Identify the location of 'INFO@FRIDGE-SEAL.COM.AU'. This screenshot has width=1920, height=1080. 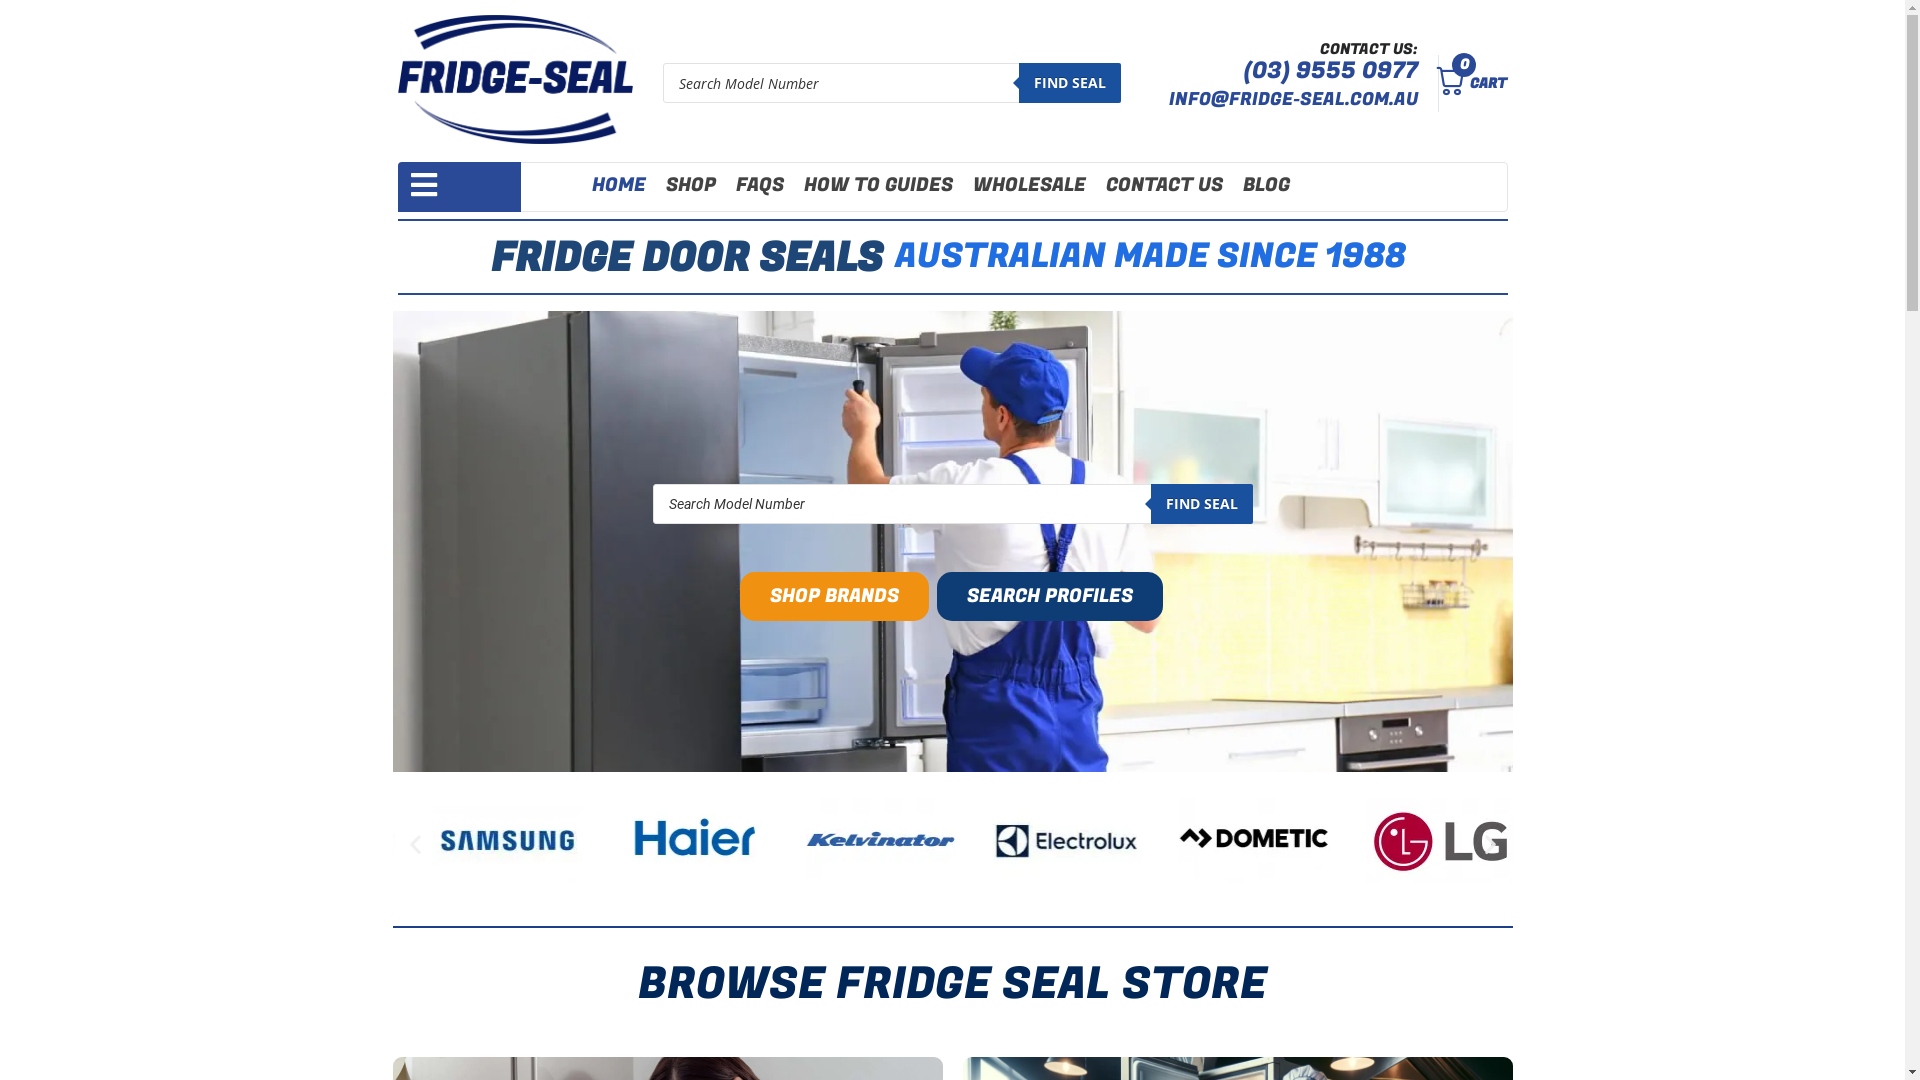
(1293, 99).